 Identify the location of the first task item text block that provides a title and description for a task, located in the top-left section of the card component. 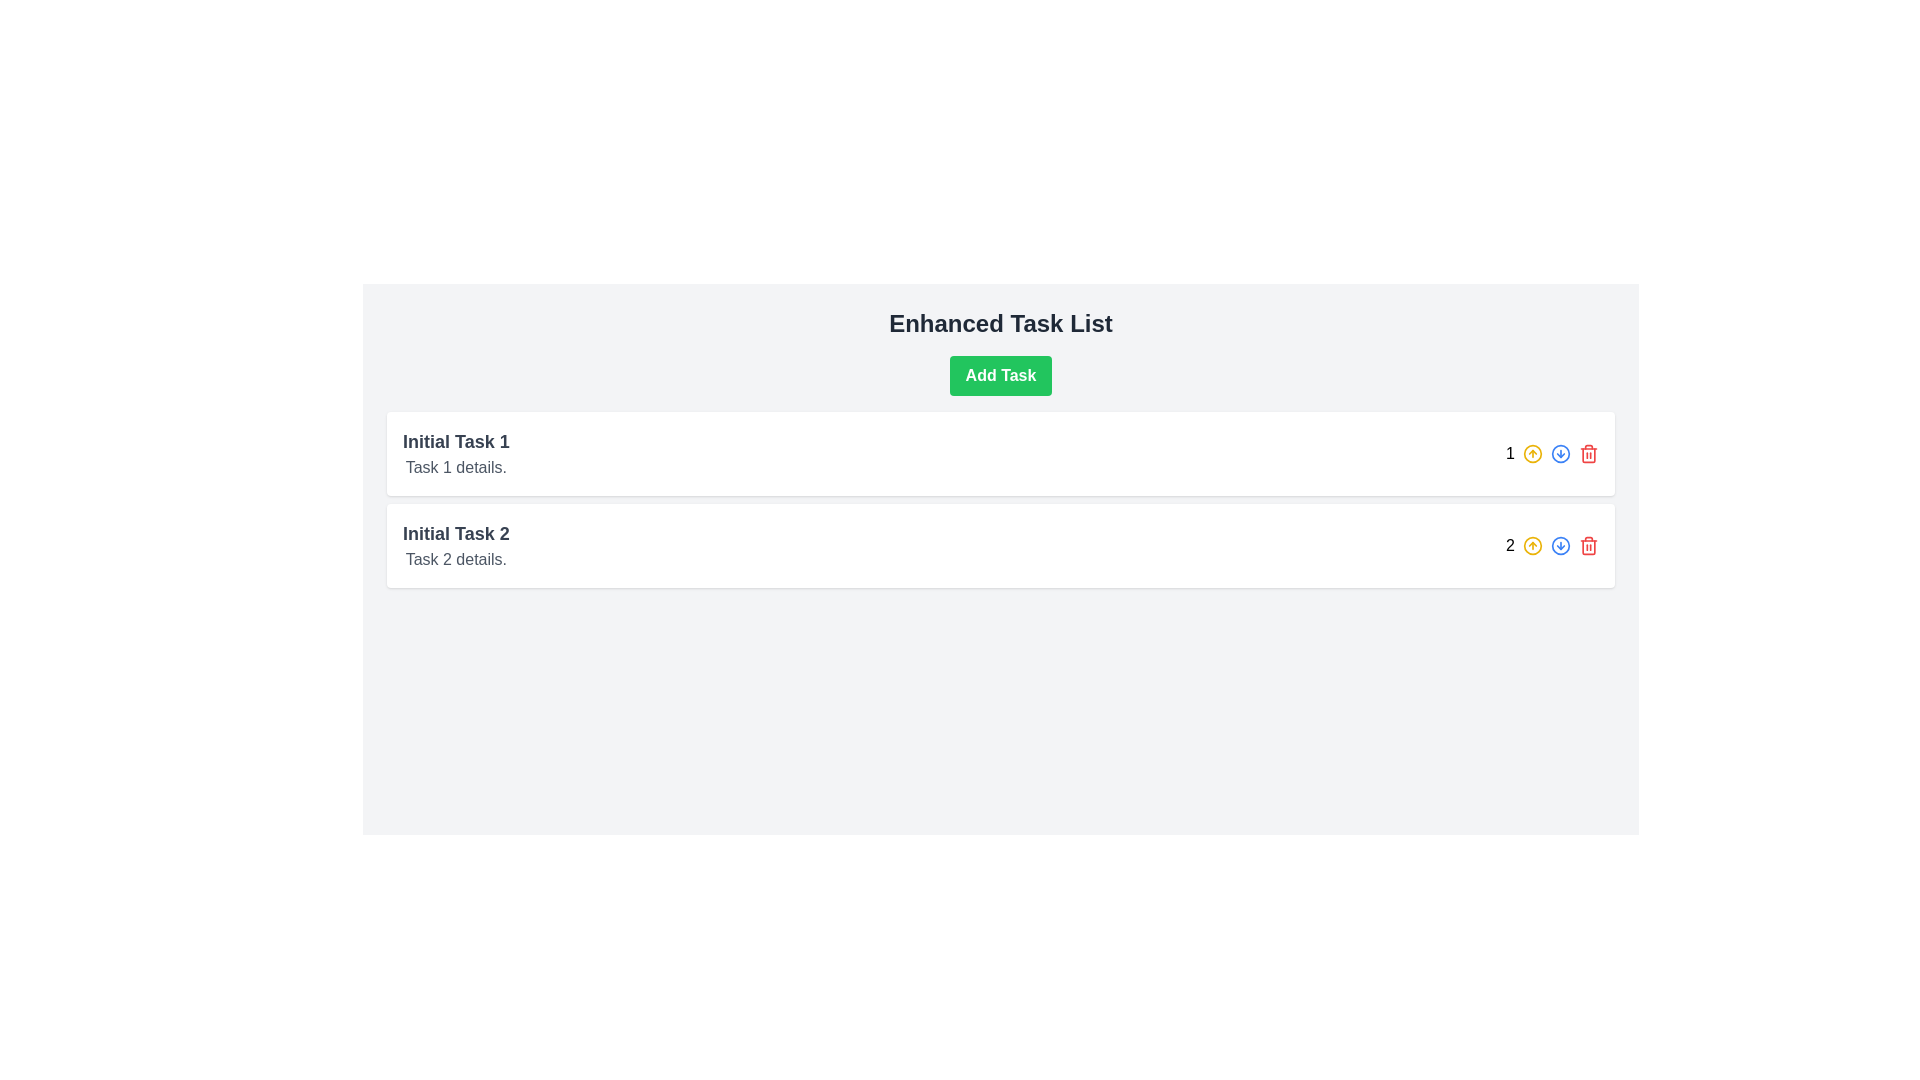
(455, 454).